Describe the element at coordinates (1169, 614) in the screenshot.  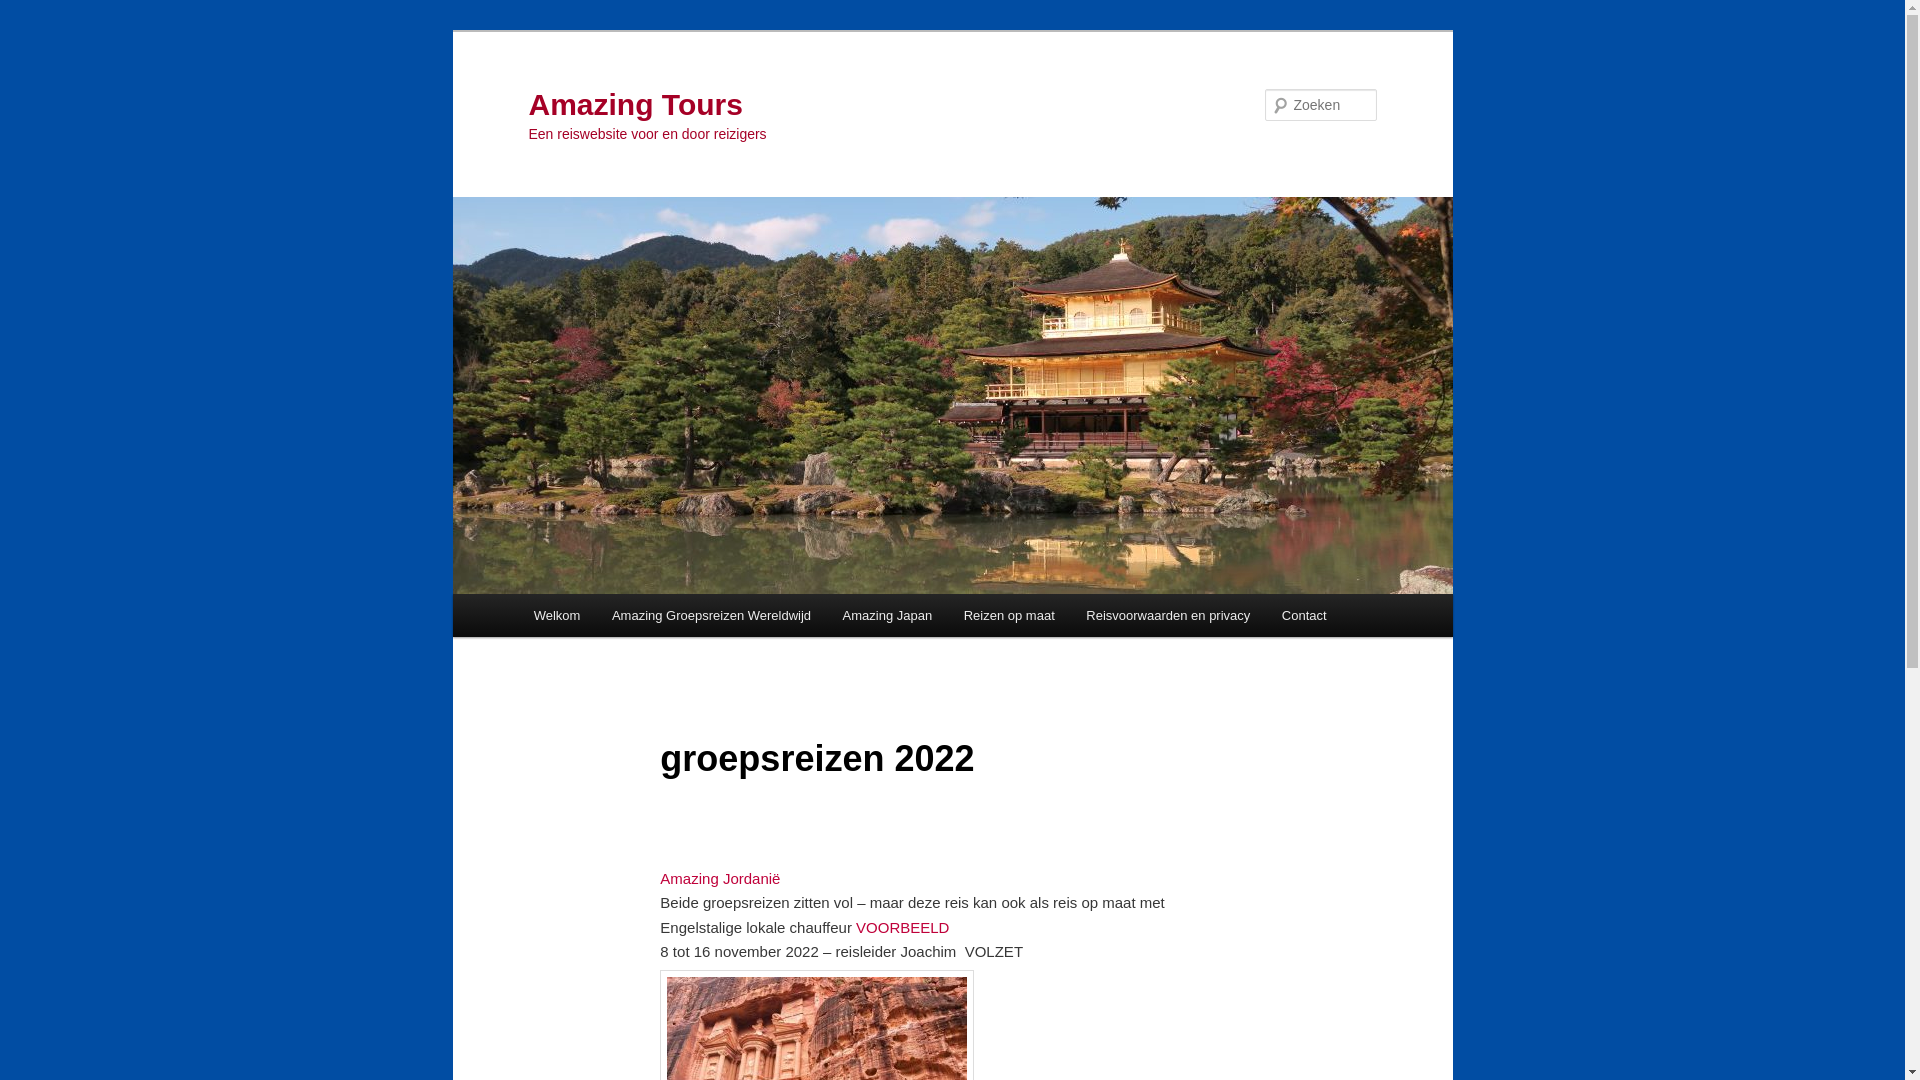
I see `'Reisvoorwaarden en privacy'` at that location.